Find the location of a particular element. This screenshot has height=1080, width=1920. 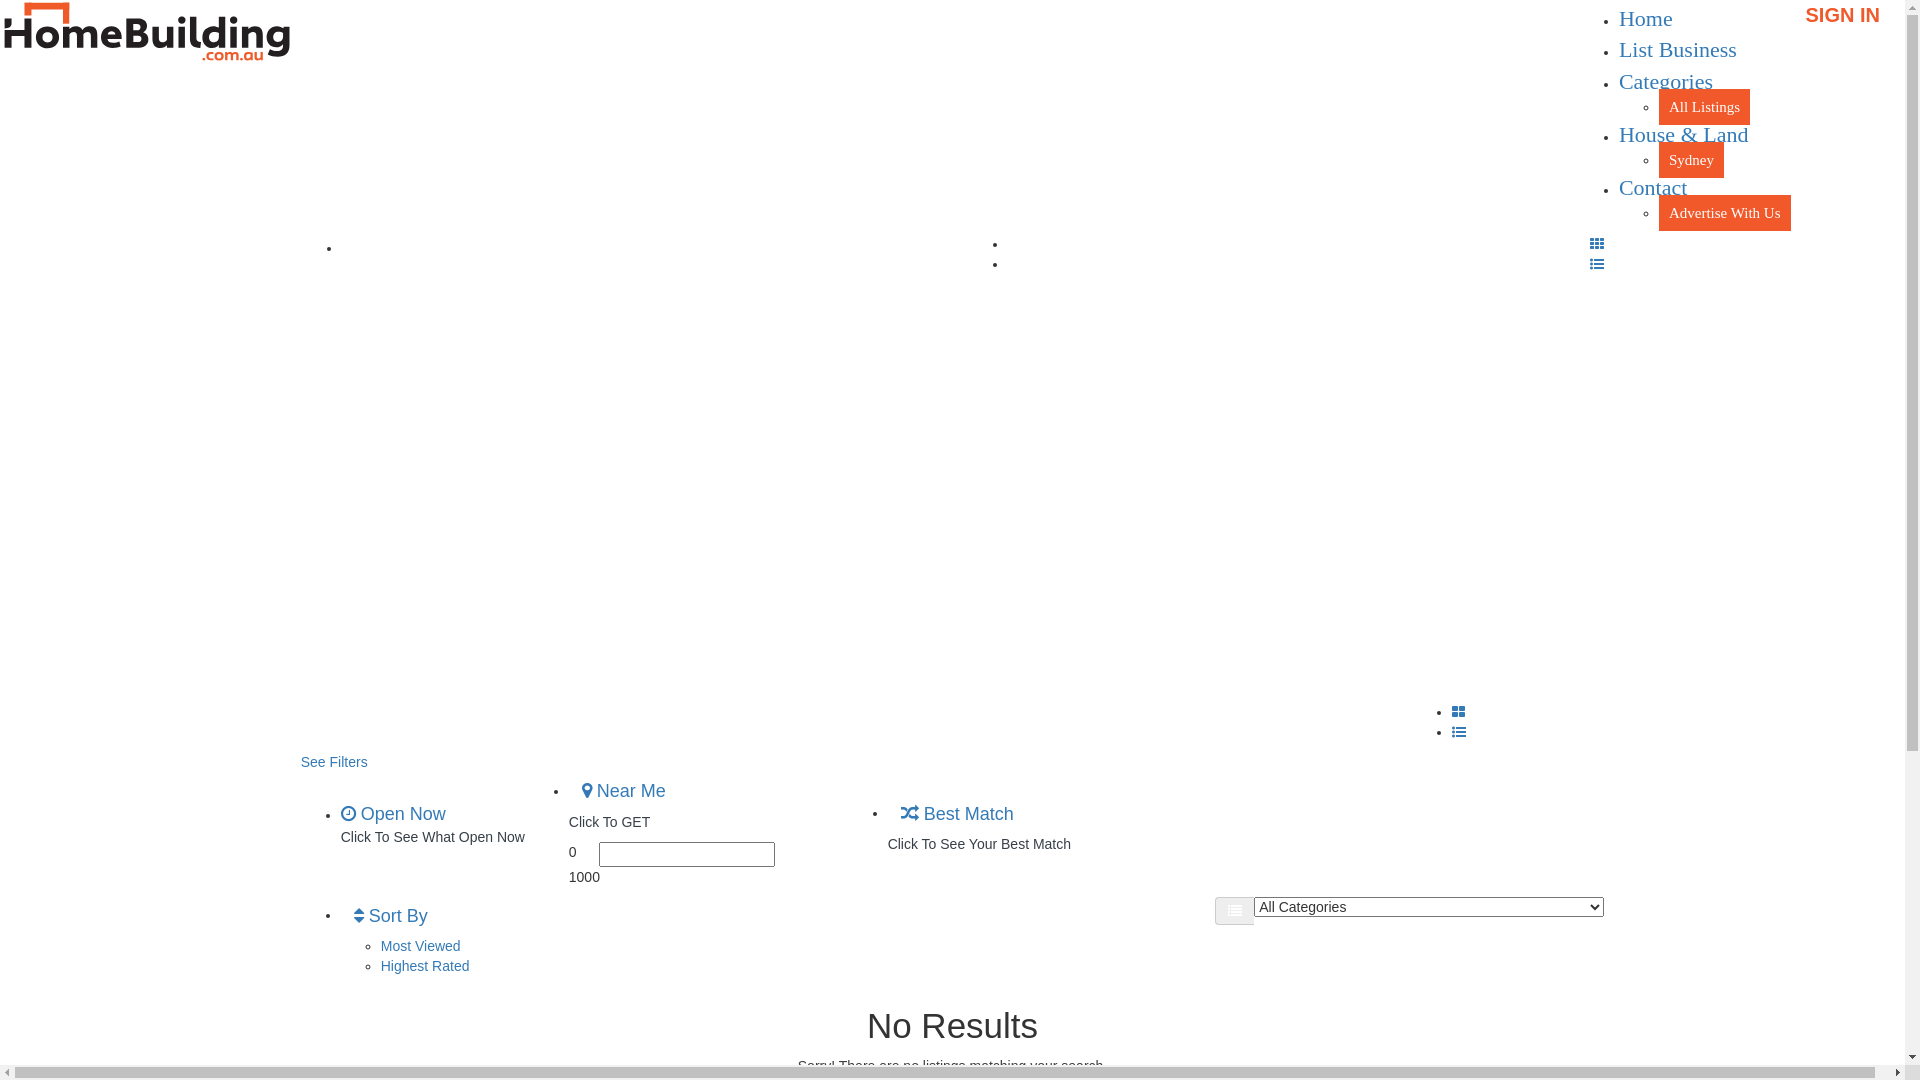

'See Filters' is located at coordinates (334, 762).